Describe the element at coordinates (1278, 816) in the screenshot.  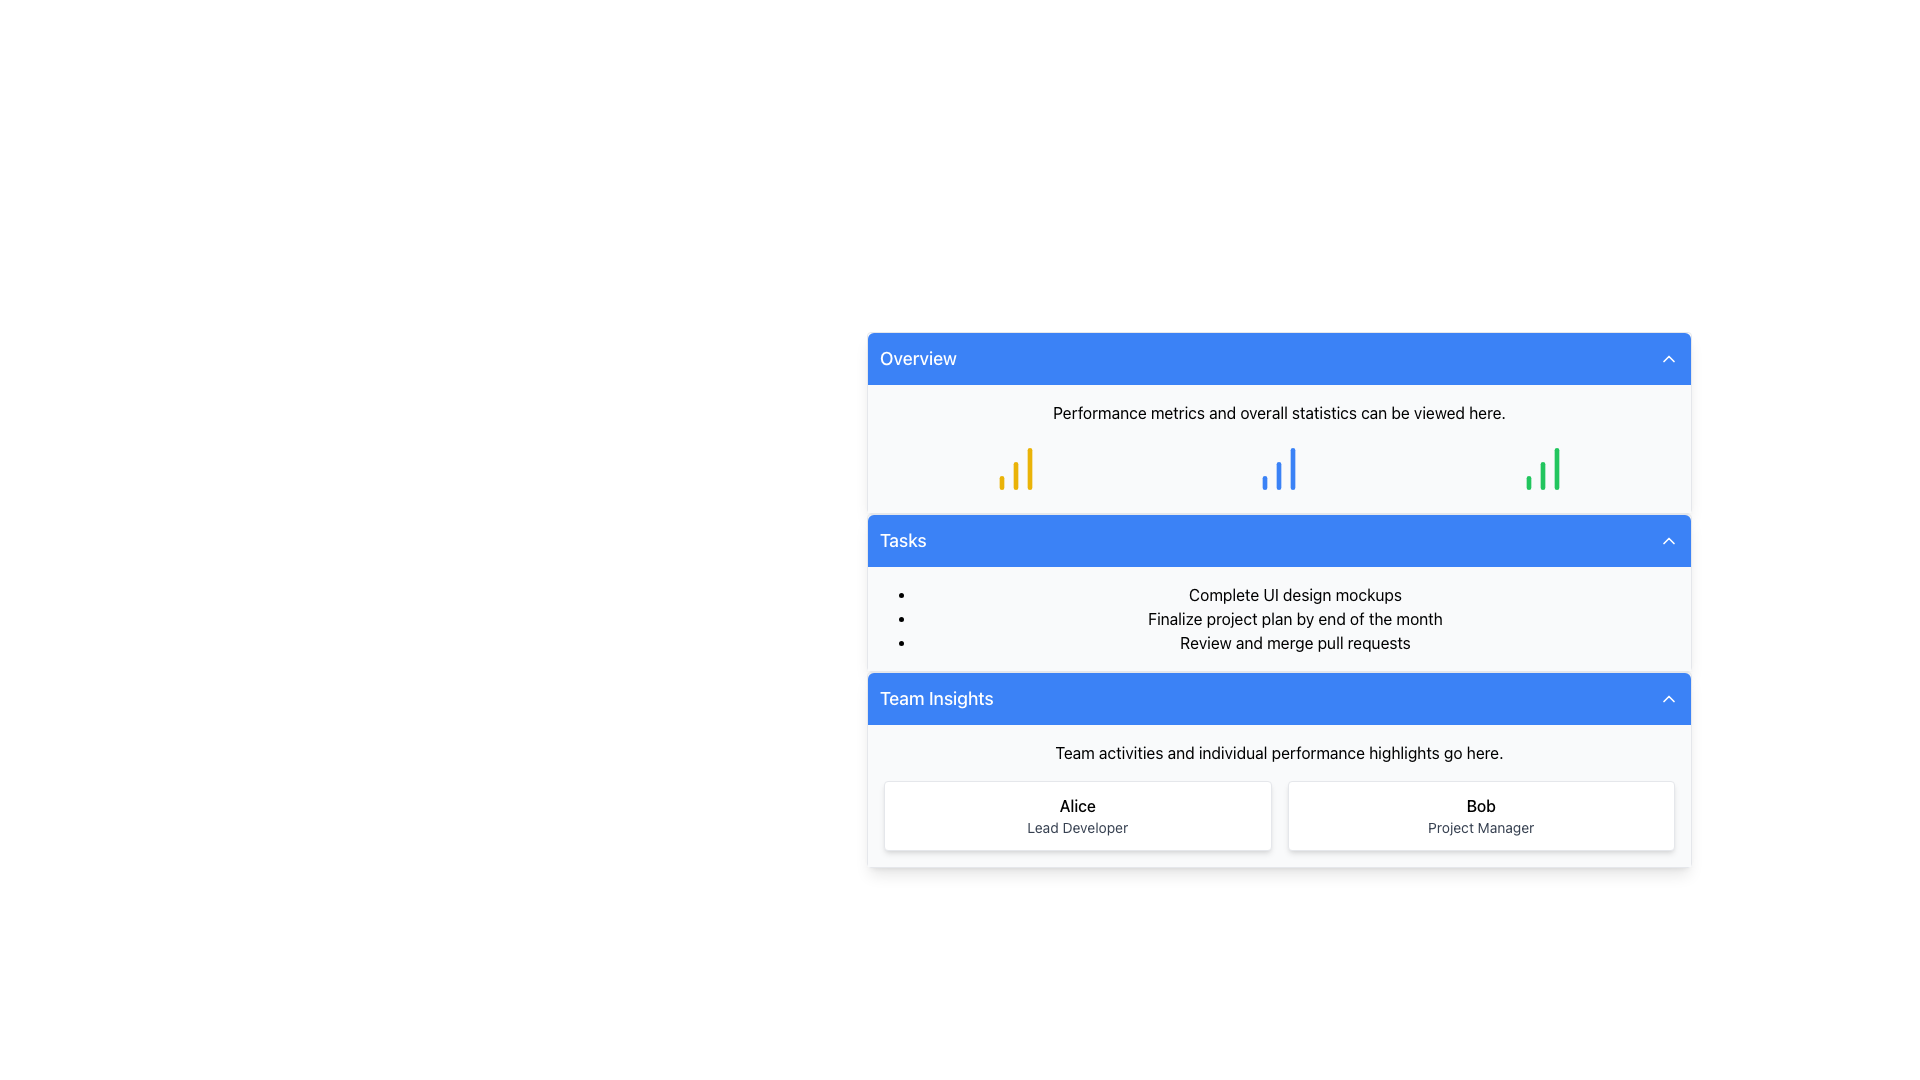
I see `the Grid containing profile cards in the 'Team Insights' section` at that location.